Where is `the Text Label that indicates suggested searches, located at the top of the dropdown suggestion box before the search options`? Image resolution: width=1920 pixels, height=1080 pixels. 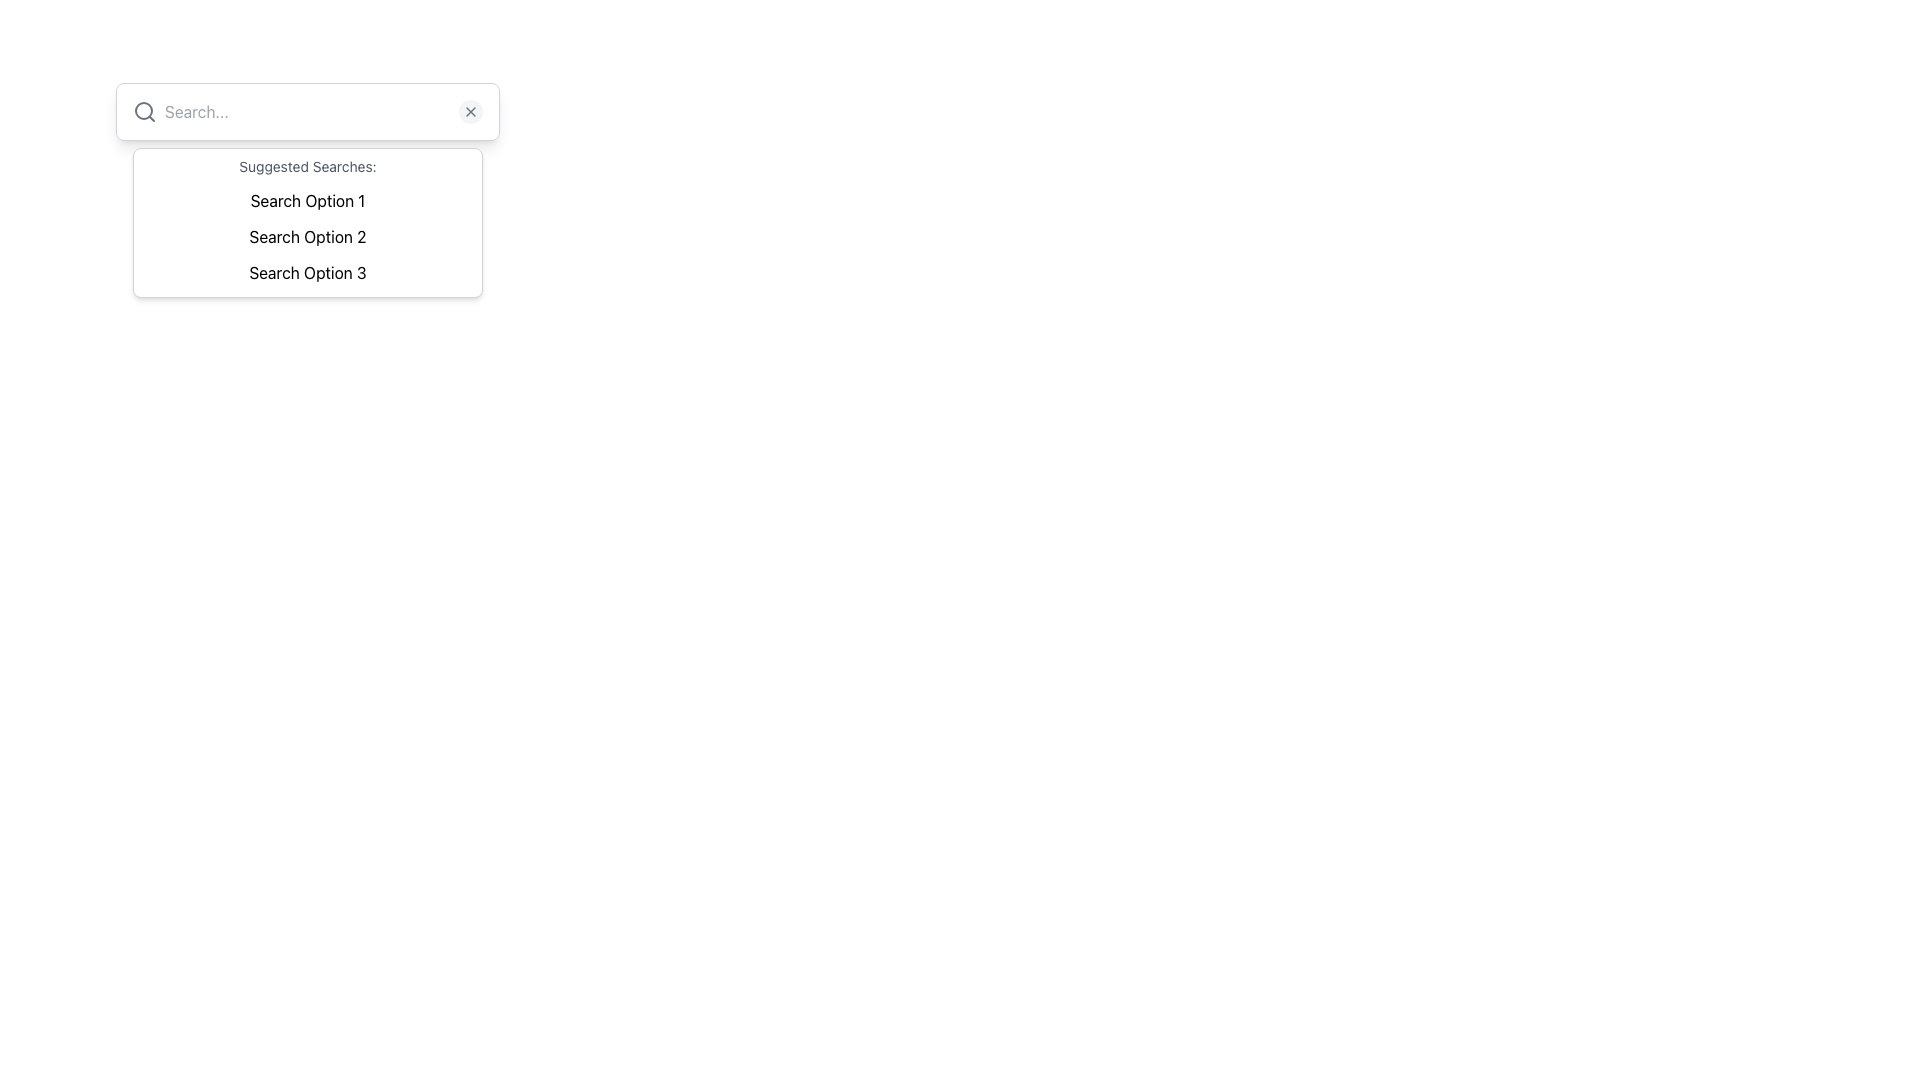 the Text Label that indicates suggested searches, located at the top of the dropdown suggestion box before the search options is located at coordinates (306, 165).